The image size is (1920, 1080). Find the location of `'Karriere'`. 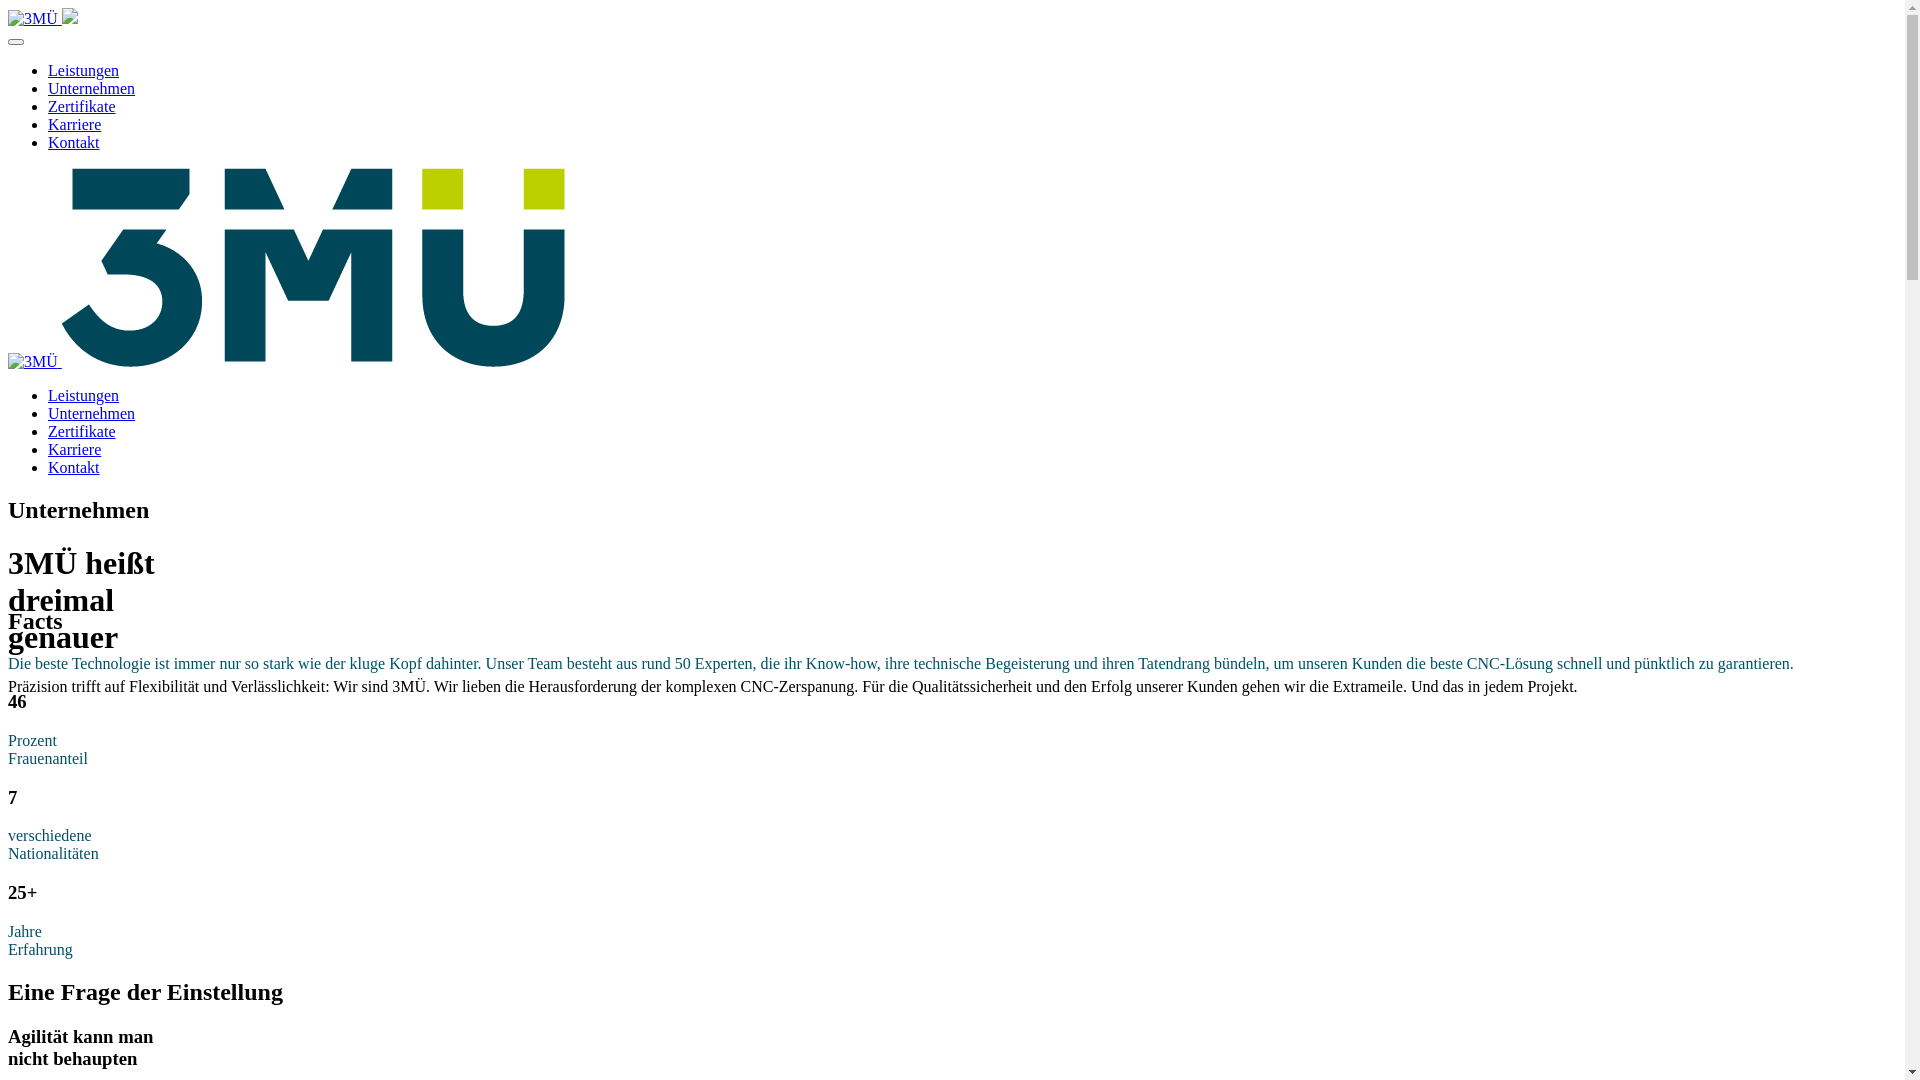

'Karriere' is located at coordinates (74, 124).